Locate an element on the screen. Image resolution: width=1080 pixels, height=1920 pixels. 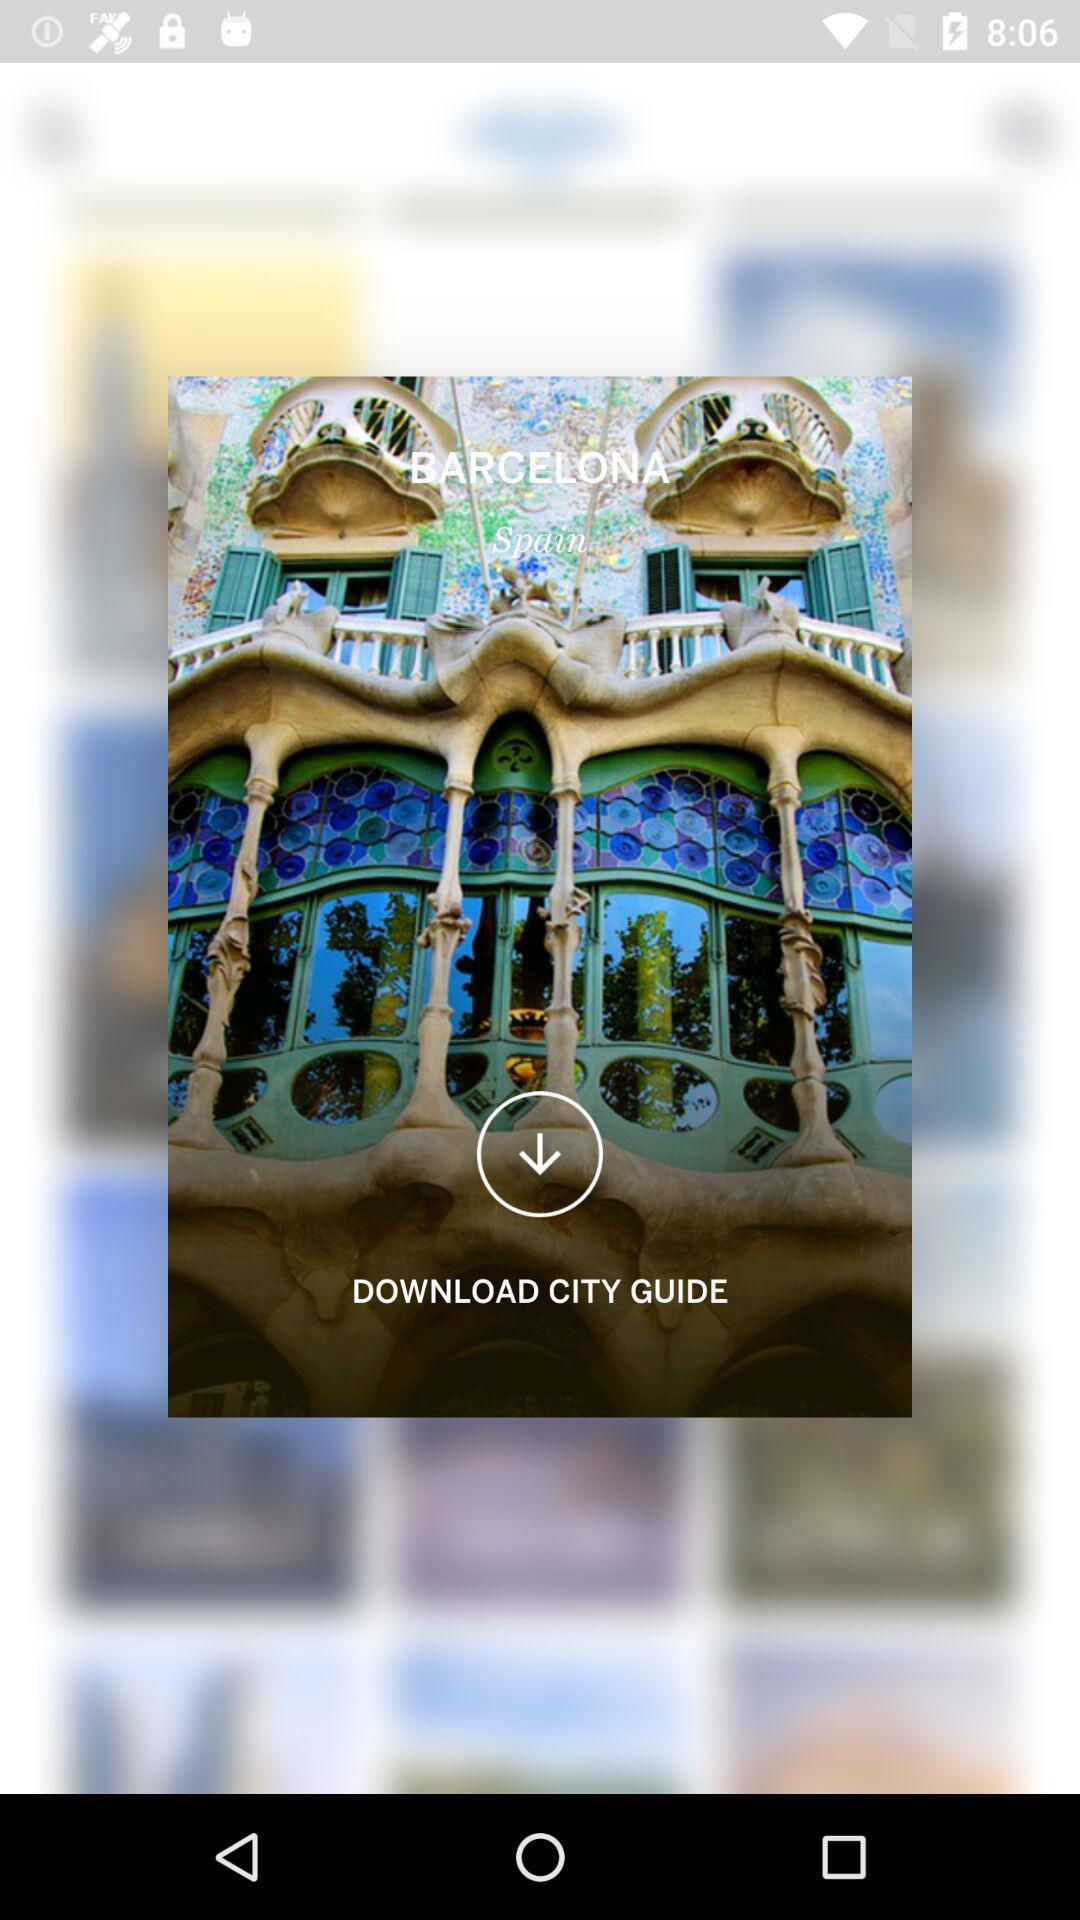
the file_download icon is located at coordinates (540, 1154).